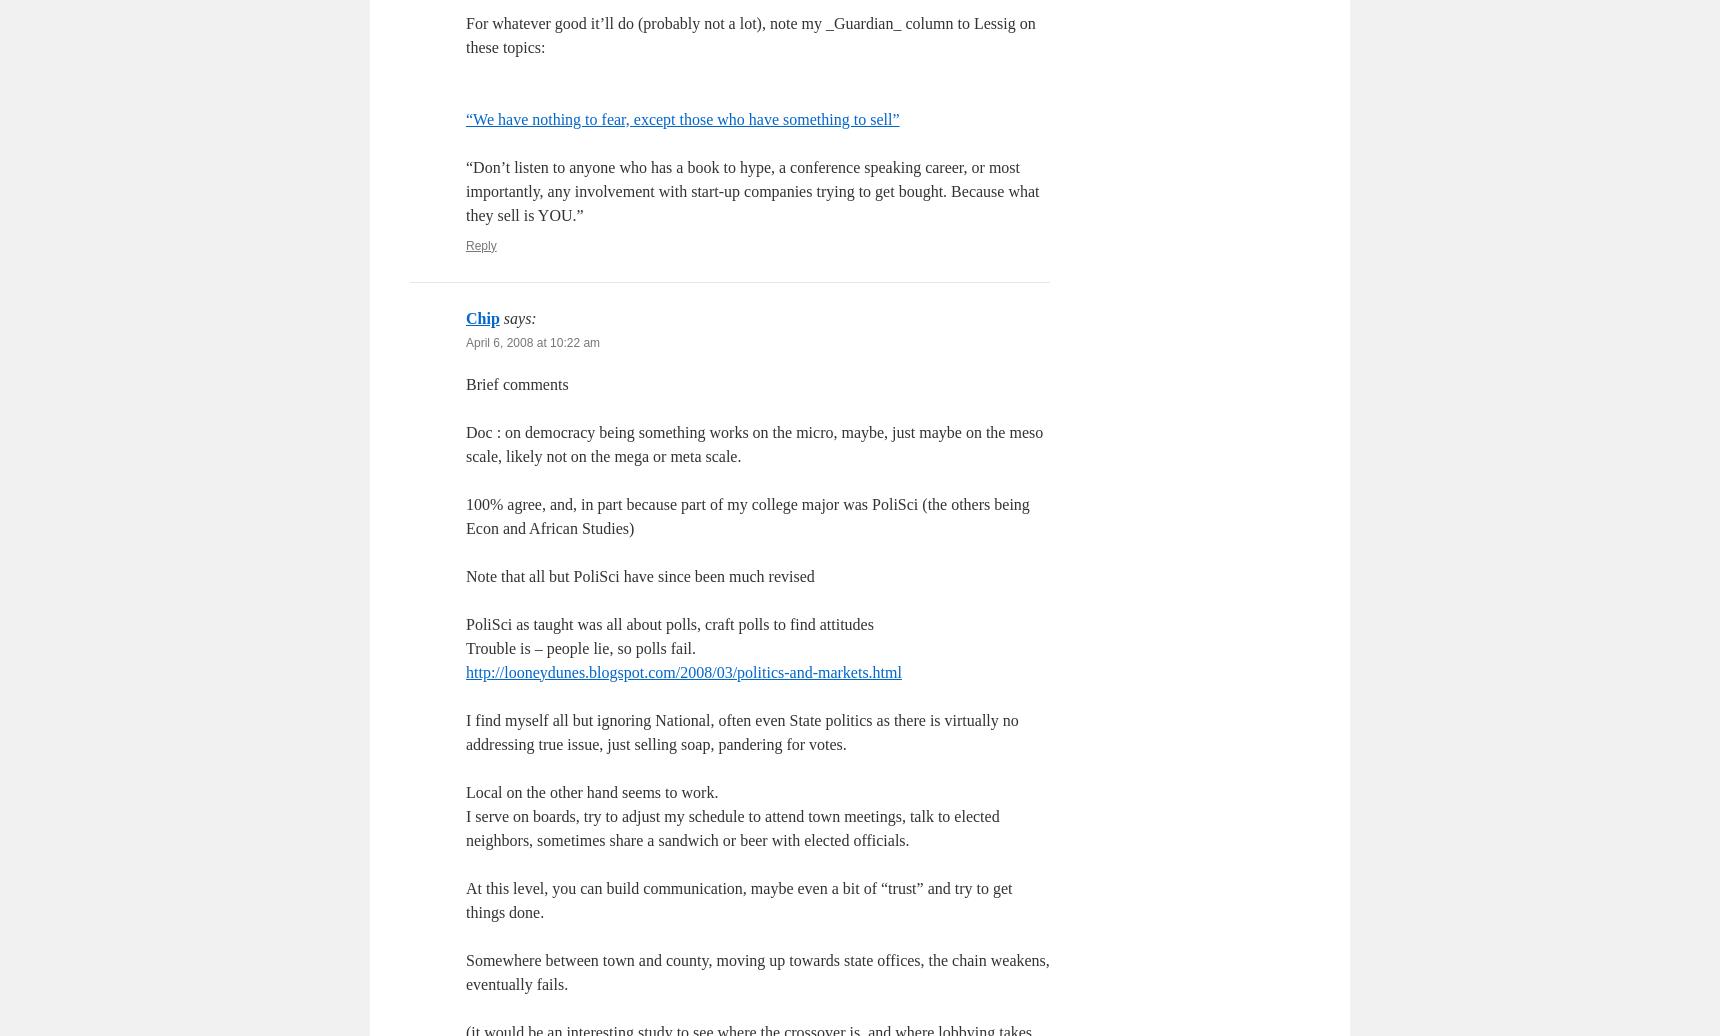 The height and width of the screenshot is (1036, 1720). I want to click on '100% agree, and, in part because part of my college major was PoliSci (the others being Econ and African Studies)', so click(746, 515).